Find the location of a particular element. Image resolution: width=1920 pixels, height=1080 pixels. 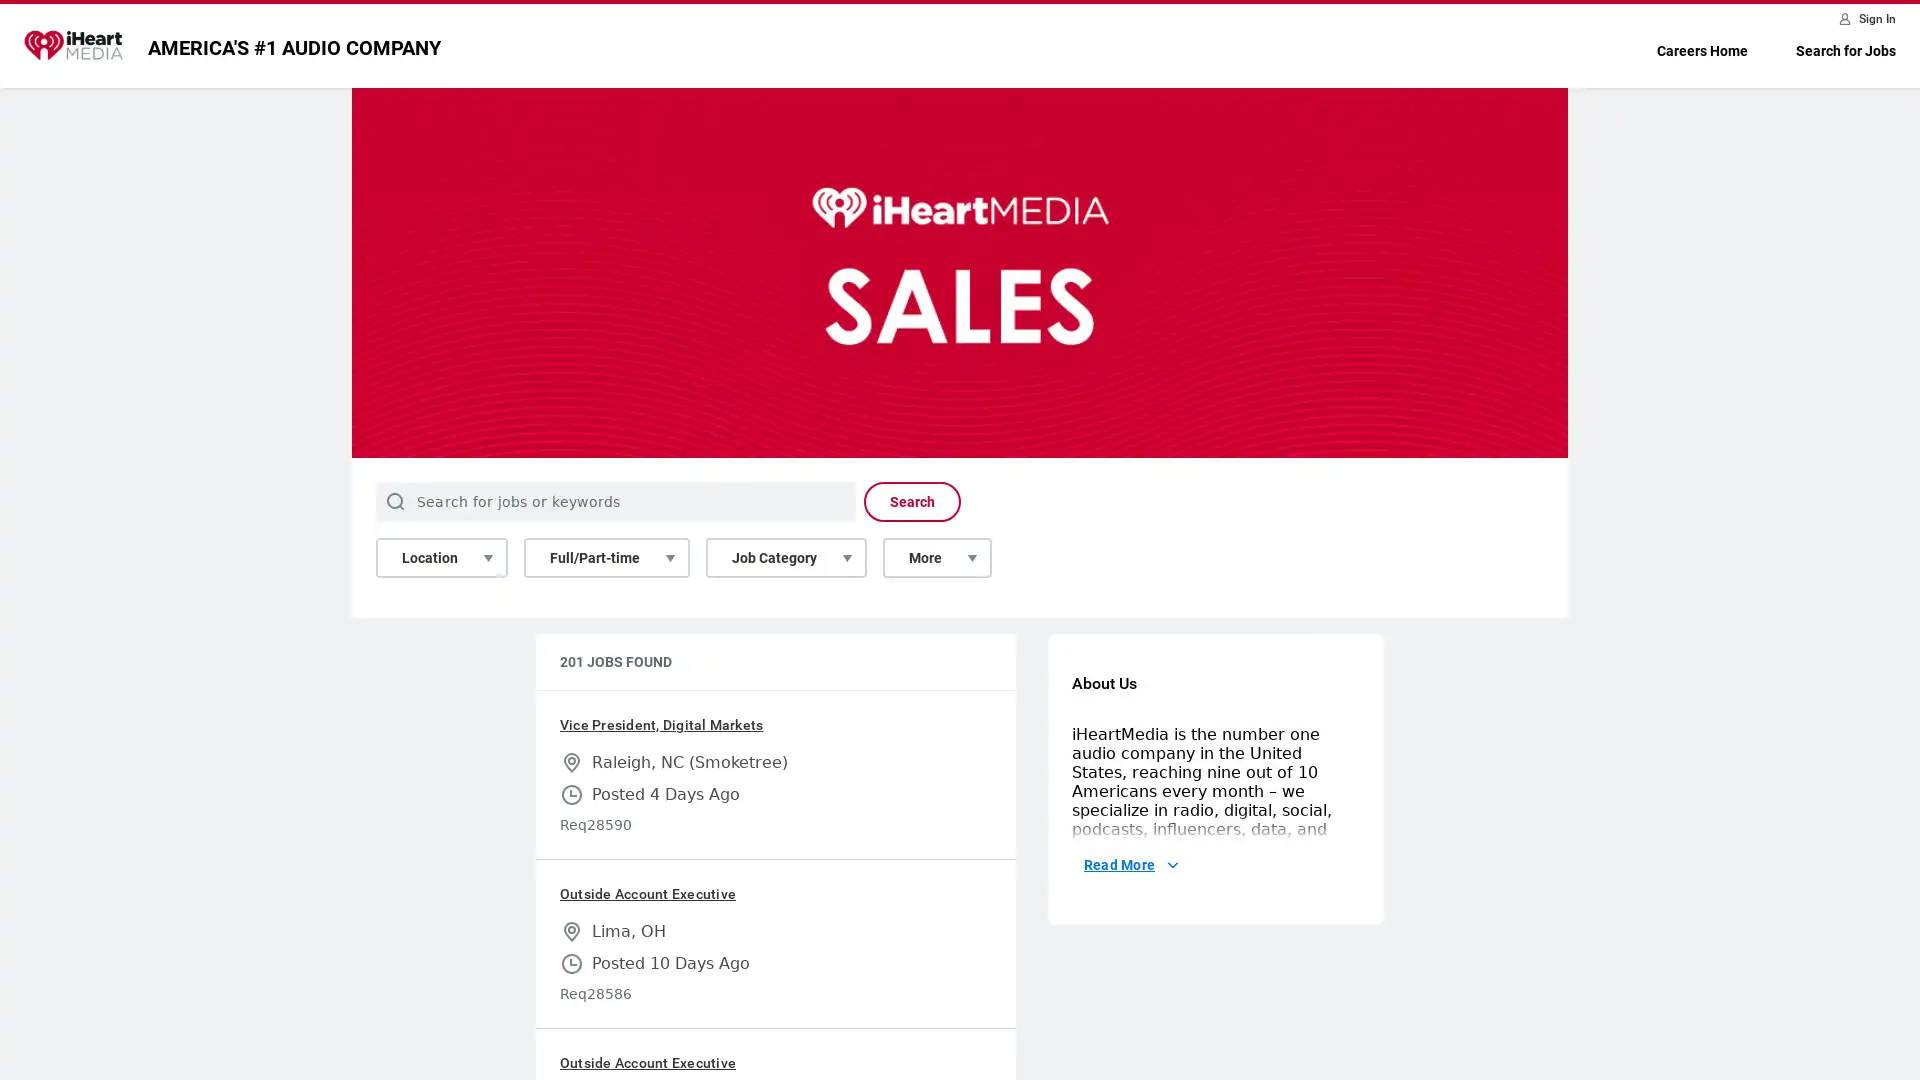

Location is located at coordinates (440, 558).